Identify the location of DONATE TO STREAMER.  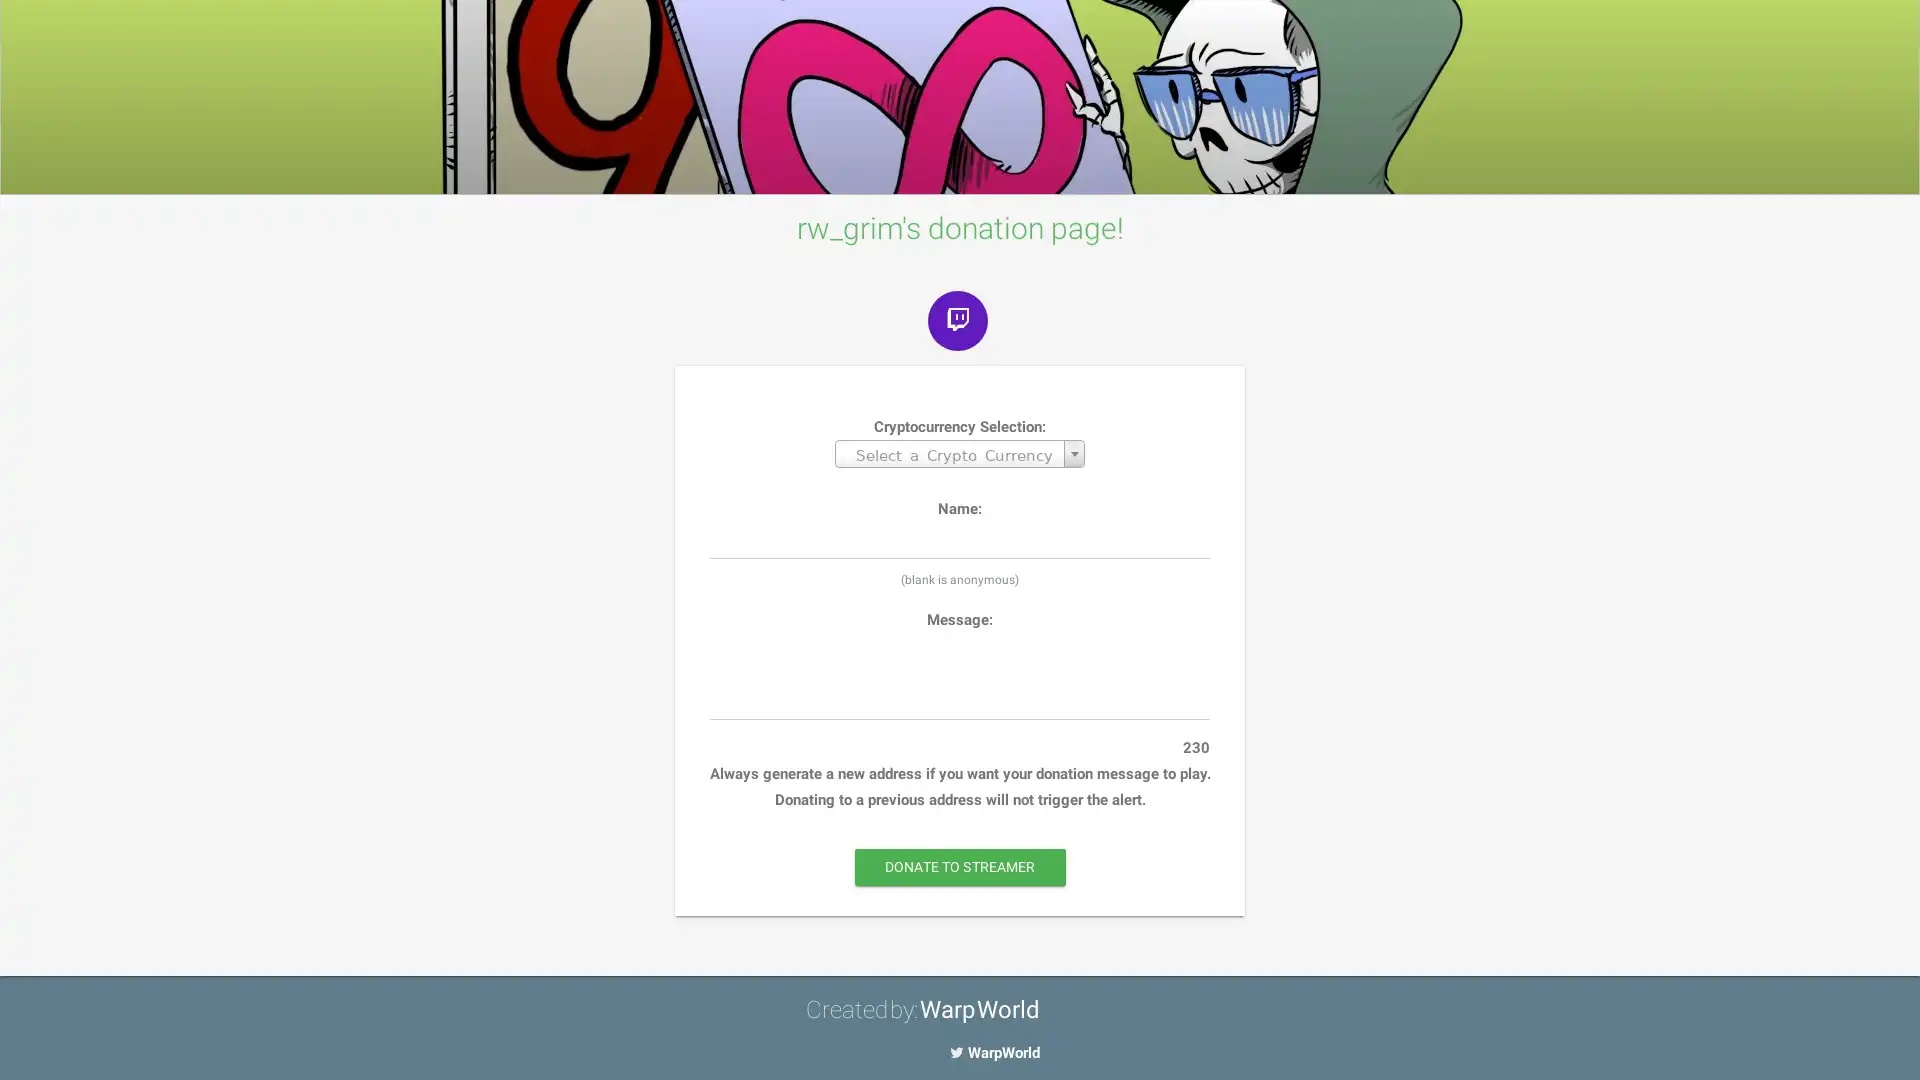
(958, 865).